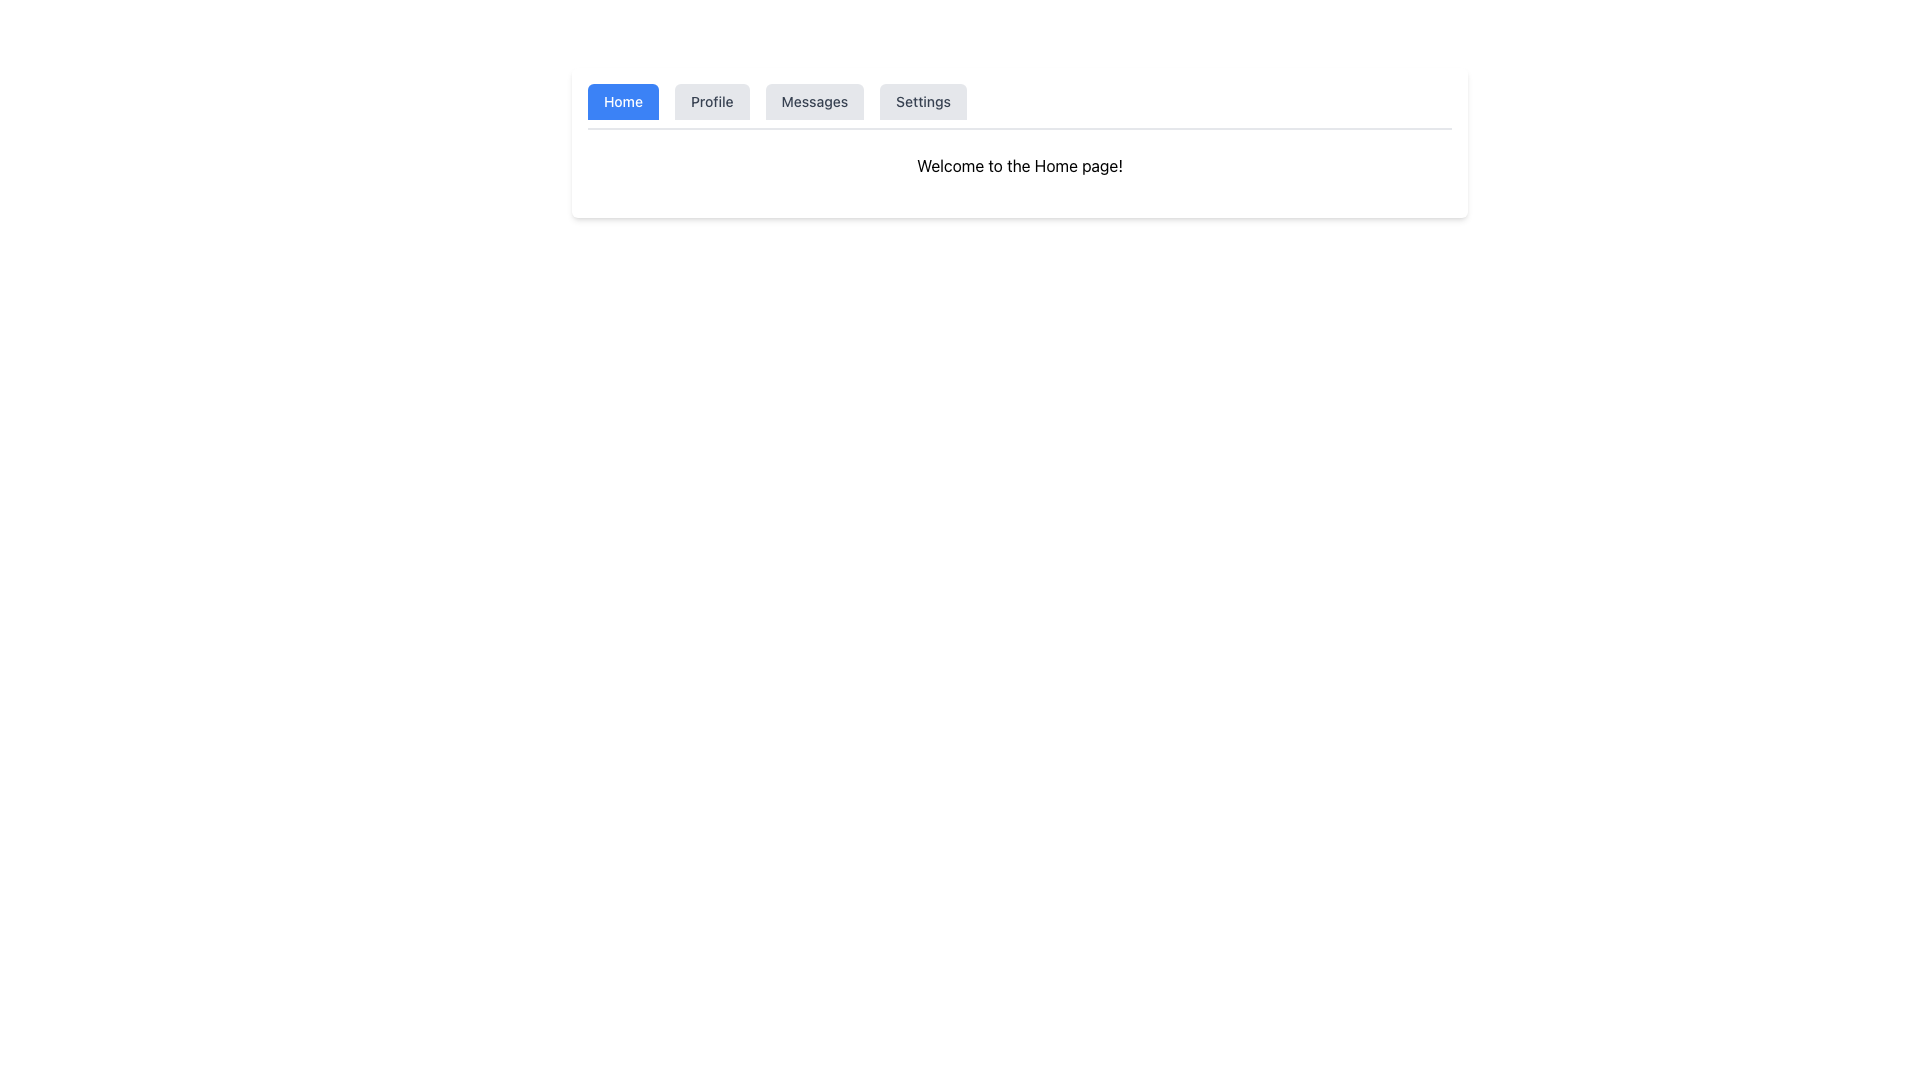 This screenshot has height=1080, width=1920. Describe the element at coordinates (711, 101) in the screenshot. I see `the 'Profile' button located in the navigation bar` at that location.